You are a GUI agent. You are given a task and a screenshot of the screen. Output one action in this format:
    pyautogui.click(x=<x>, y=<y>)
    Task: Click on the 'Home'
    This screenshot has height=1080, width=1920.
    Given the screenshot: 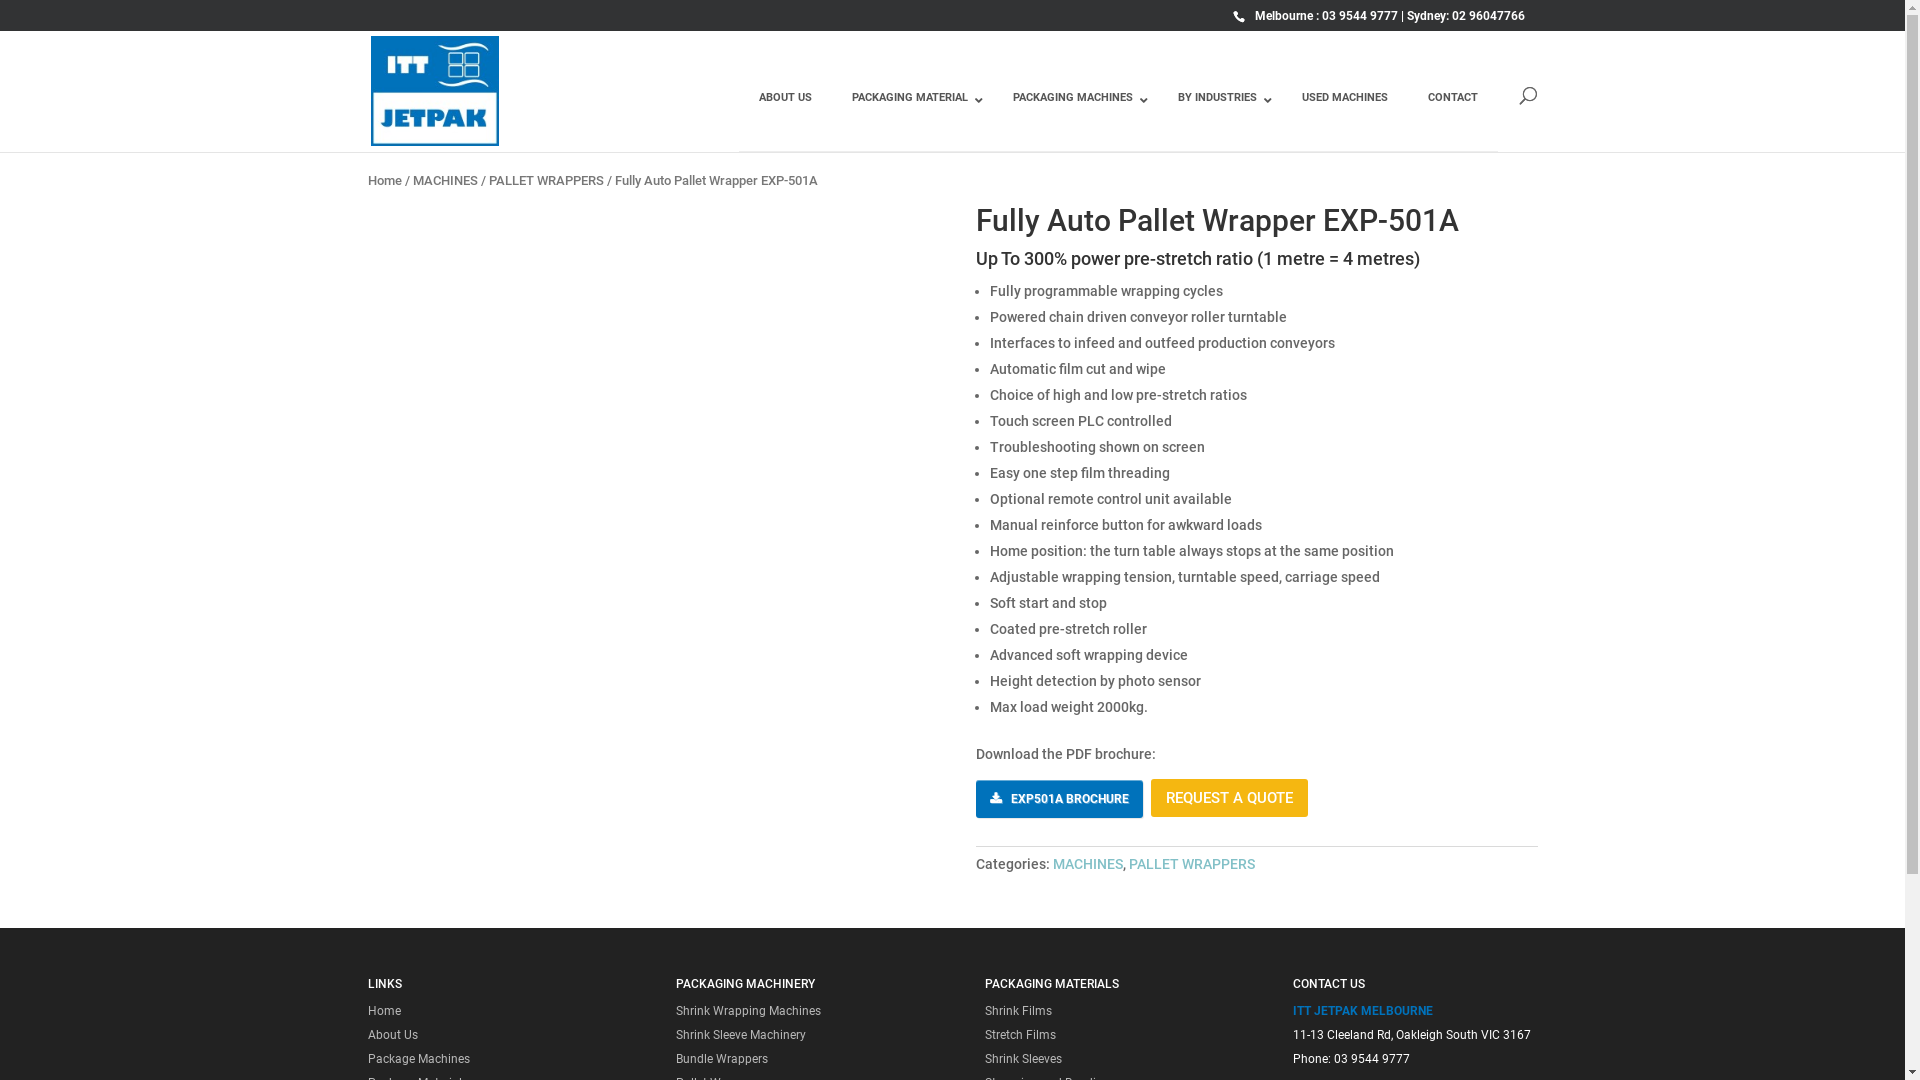 What is the action you would take?
    pyautogui.click(x=384, y=1010)
    